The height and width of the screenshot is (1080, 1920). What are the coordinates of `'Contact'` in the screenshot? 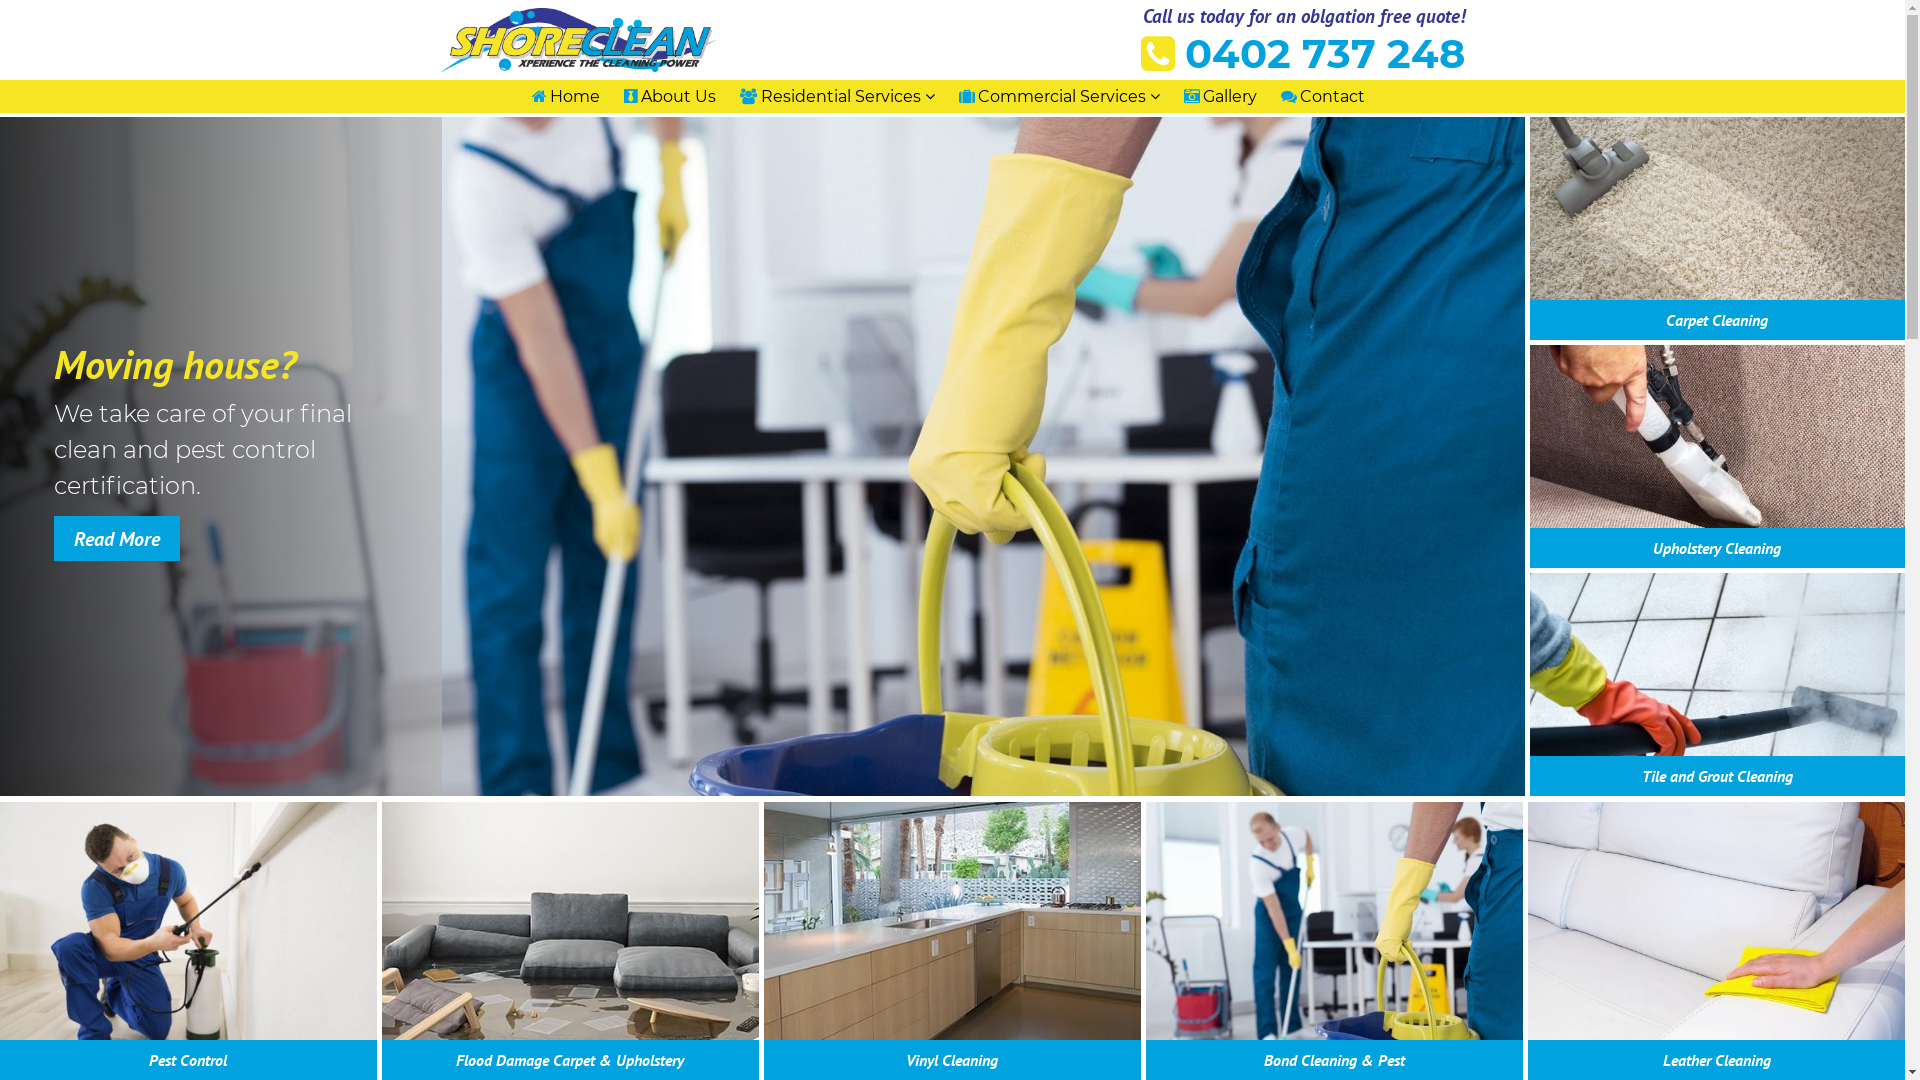 It's located at (1281, 96).